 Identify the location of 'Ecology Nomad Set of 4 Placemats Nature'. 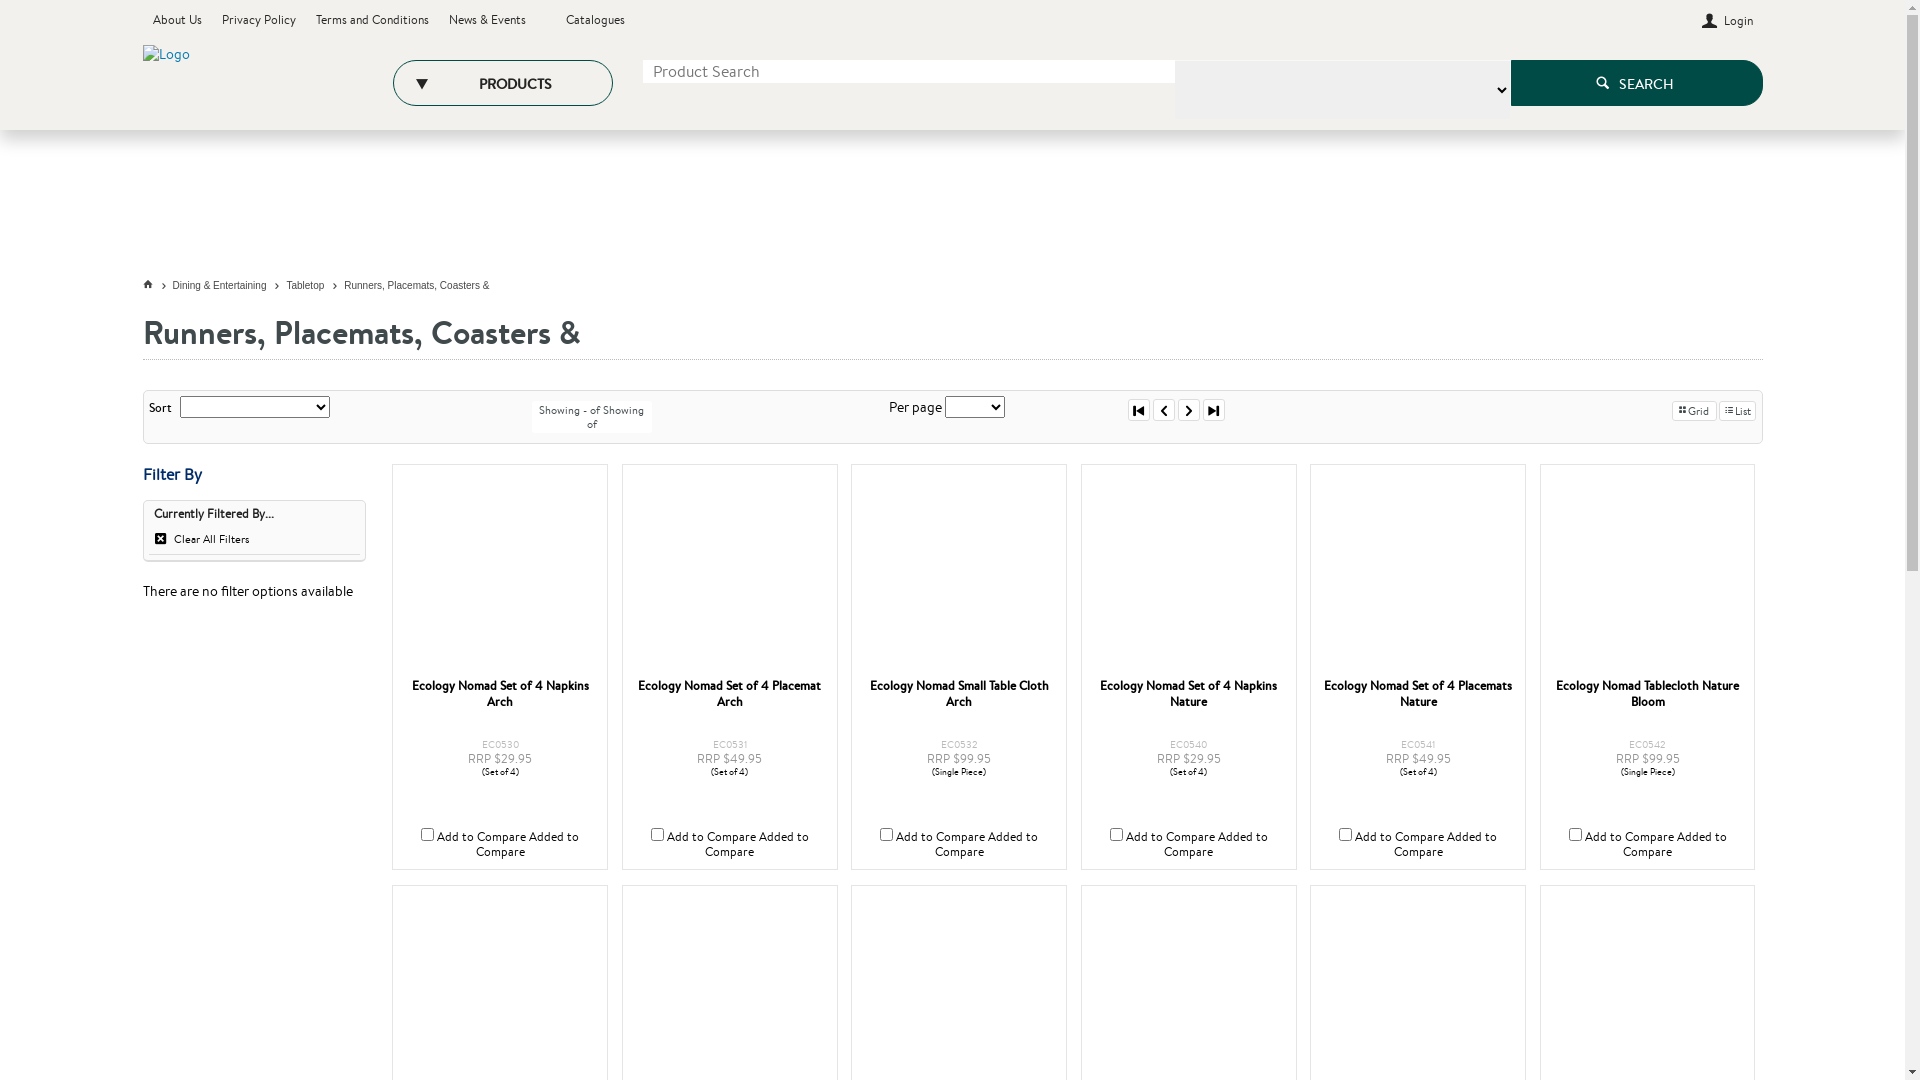
(1416, 693).